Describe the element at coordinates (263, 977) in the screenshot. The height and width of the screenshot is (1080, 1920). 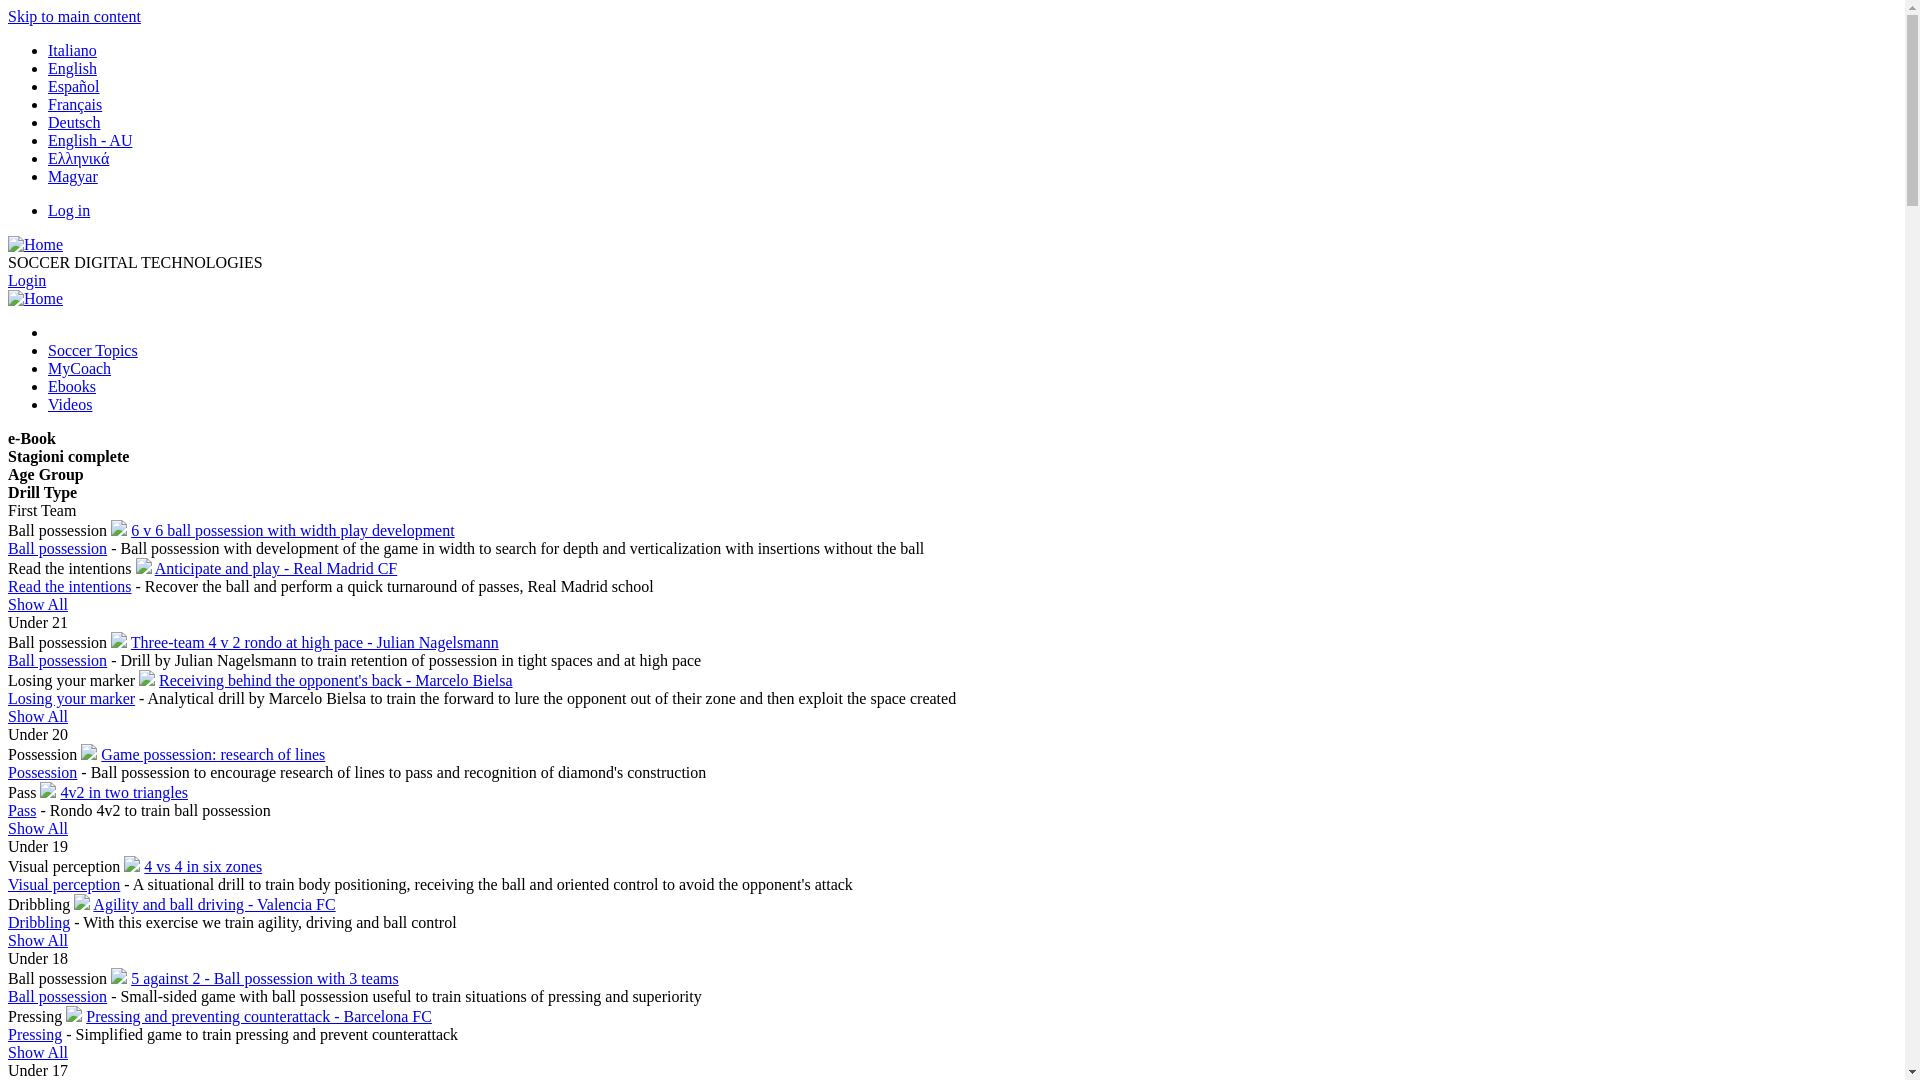
I see `'5 against 2 - Ball possession with 3 teams'` at that location.